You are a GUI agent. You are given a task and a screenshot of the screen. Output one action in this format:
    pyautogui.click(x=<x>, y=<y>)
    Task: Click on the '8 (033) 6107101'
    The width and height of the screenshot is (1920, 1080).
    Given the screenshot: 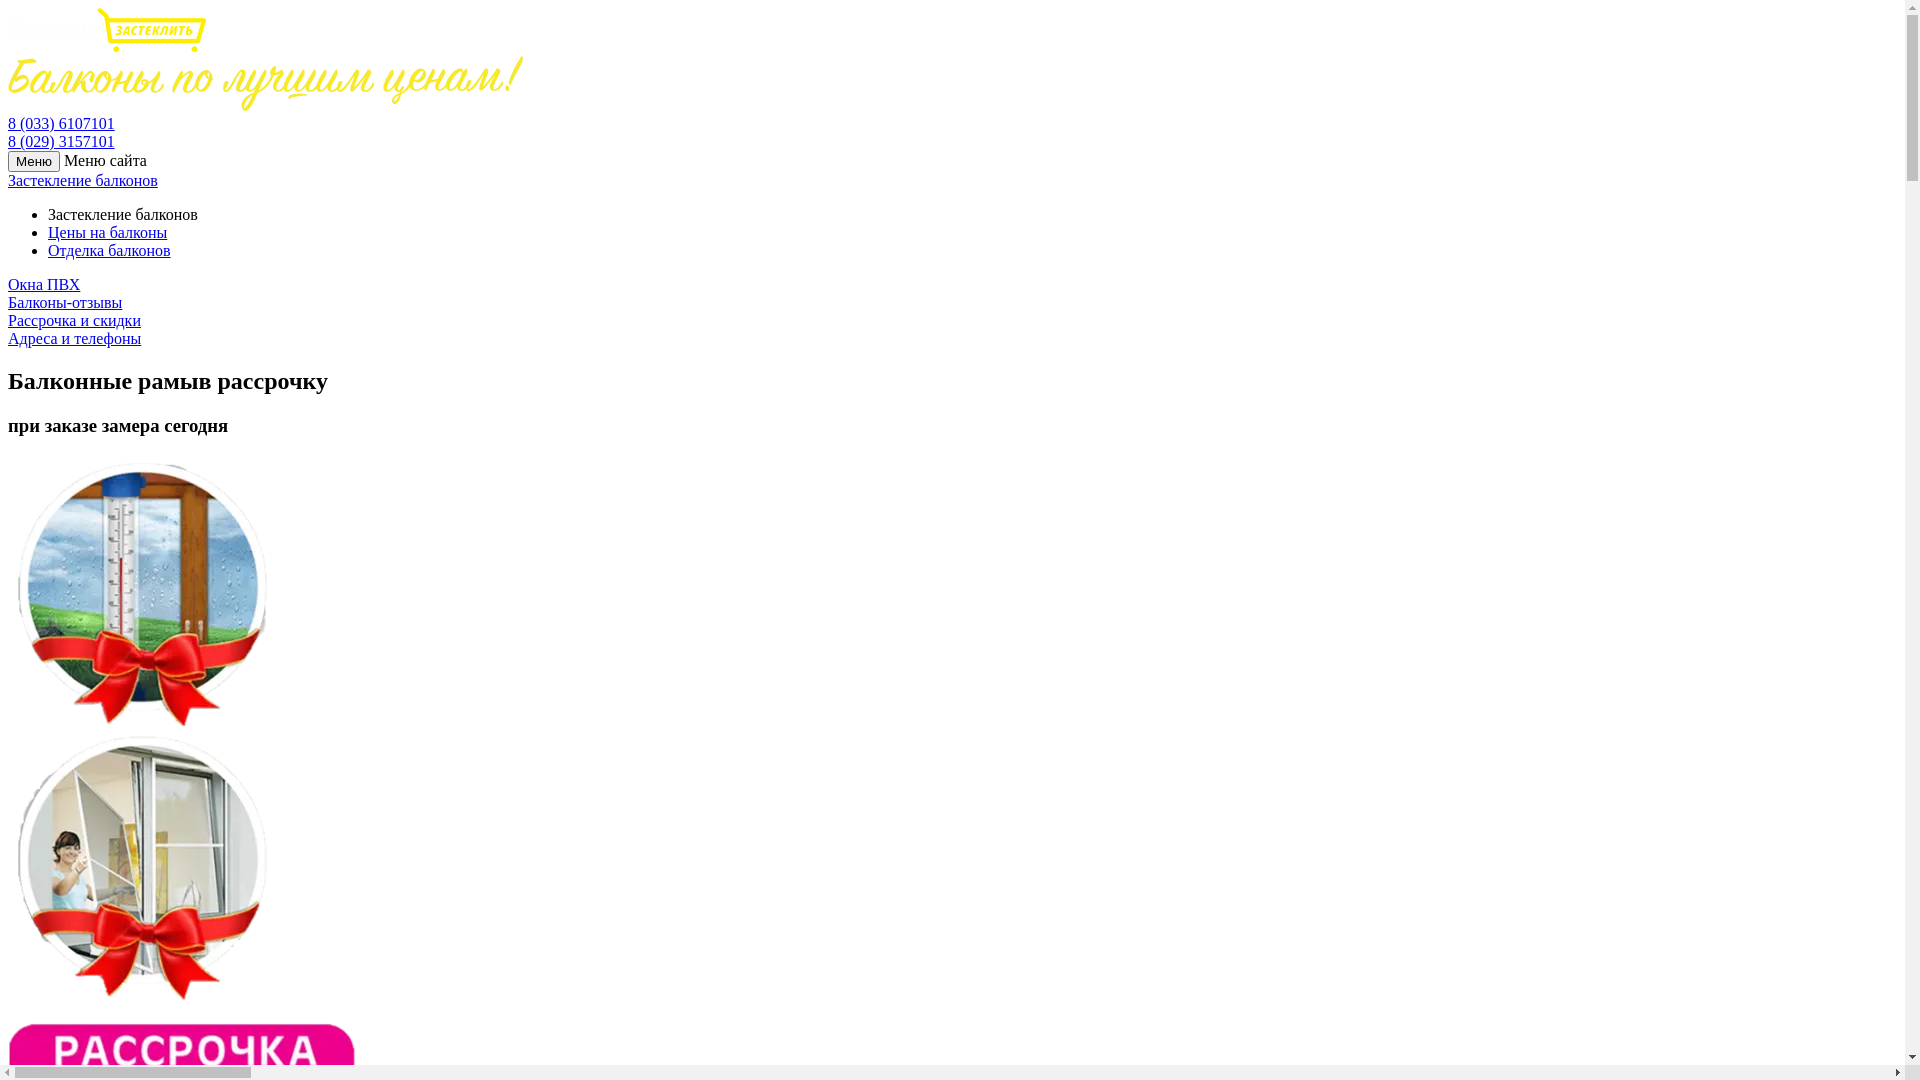 What is the action you would take?
    pyautogui.click(x=8, y=123)
    